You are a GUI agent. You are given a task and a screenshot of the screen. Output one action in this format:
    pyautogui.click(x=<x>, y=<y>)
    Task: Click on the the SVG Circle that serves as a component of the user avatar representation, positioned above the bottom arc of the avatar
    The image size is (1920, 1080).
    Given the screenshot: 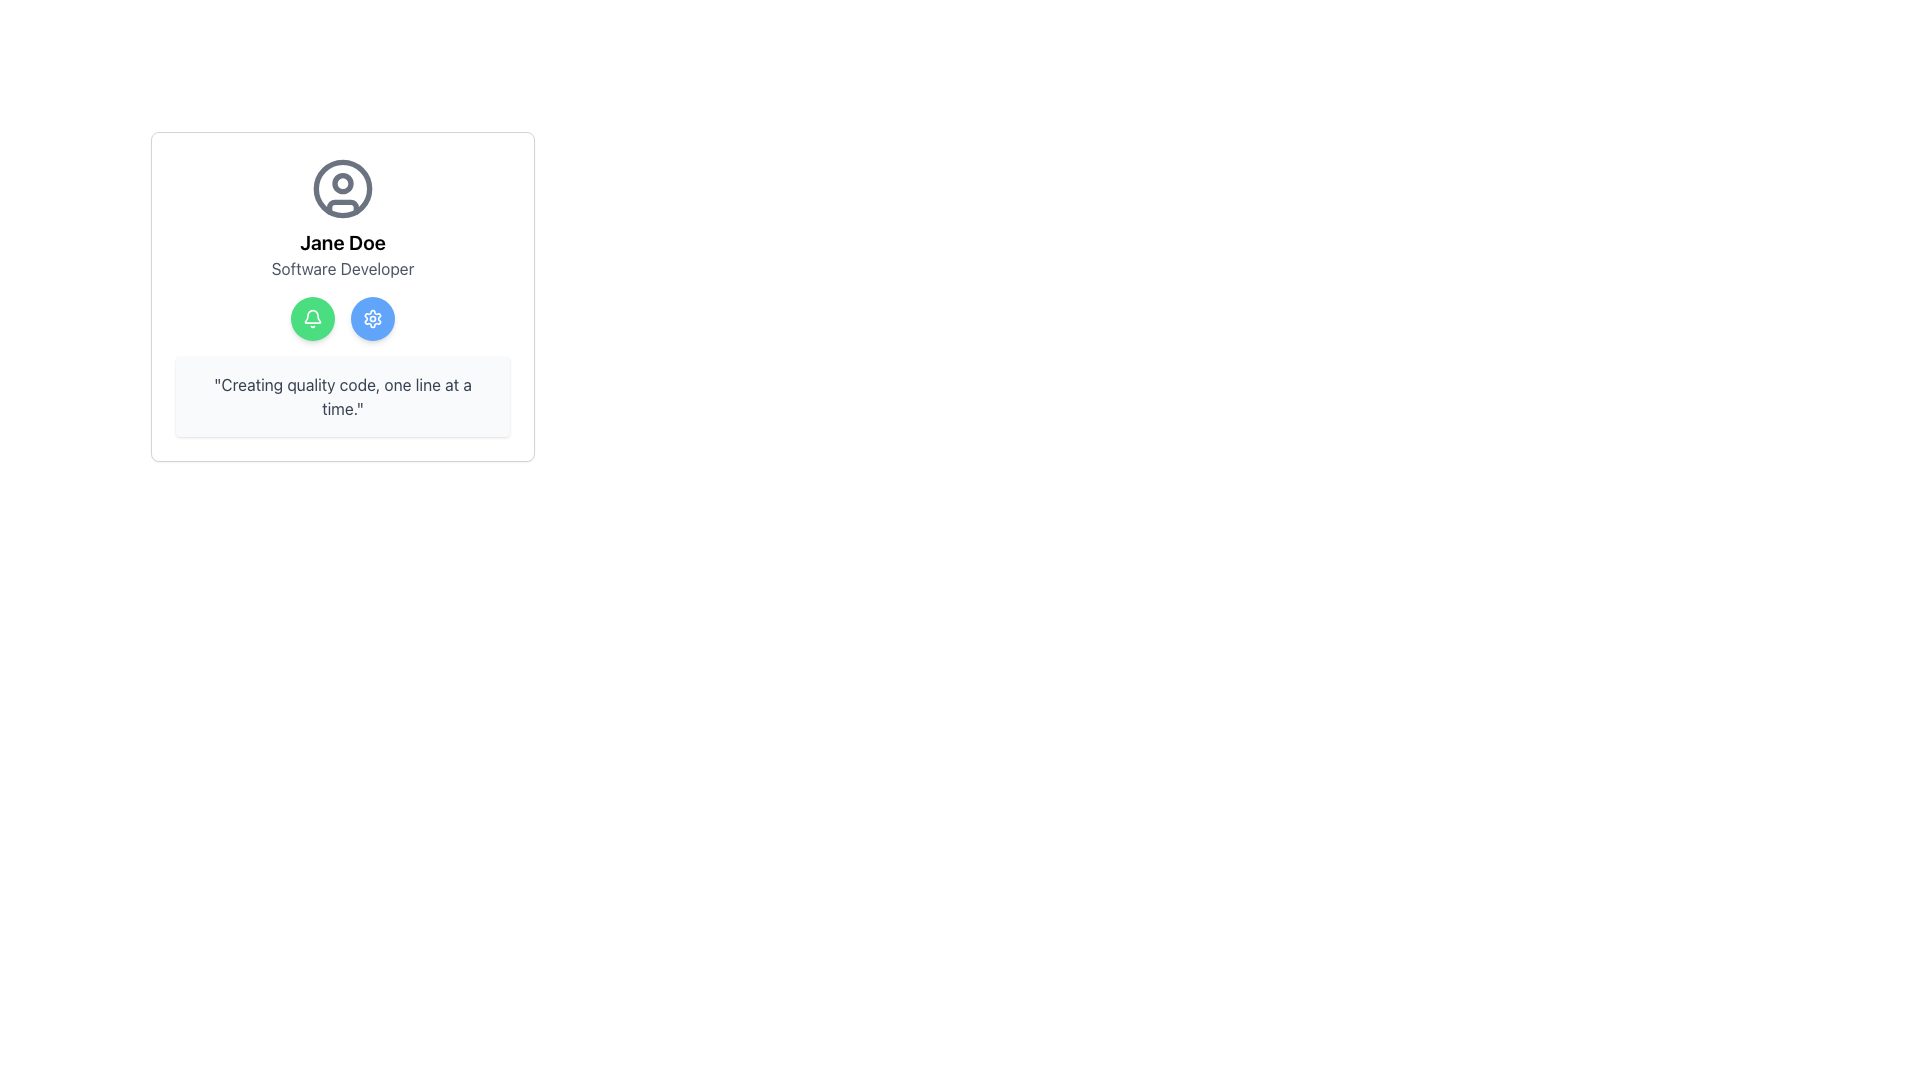 What is the action you would take?
    pyautogui.click(x=342, y=182)
    